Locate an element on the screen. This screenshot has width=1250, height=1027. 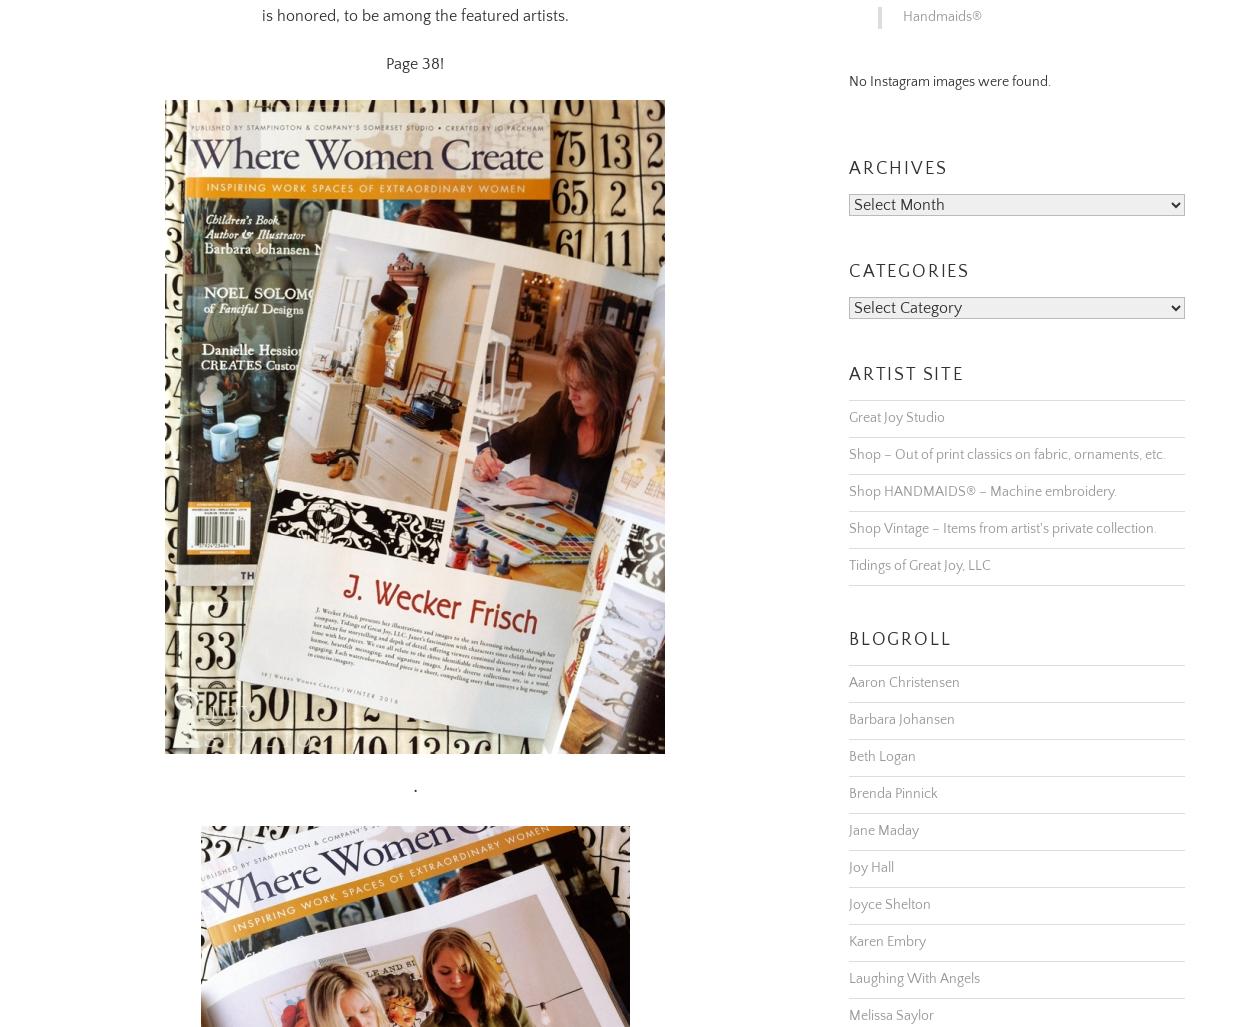
'Tidings of Great Joy, LLC' is located at coordinates (920, 540).